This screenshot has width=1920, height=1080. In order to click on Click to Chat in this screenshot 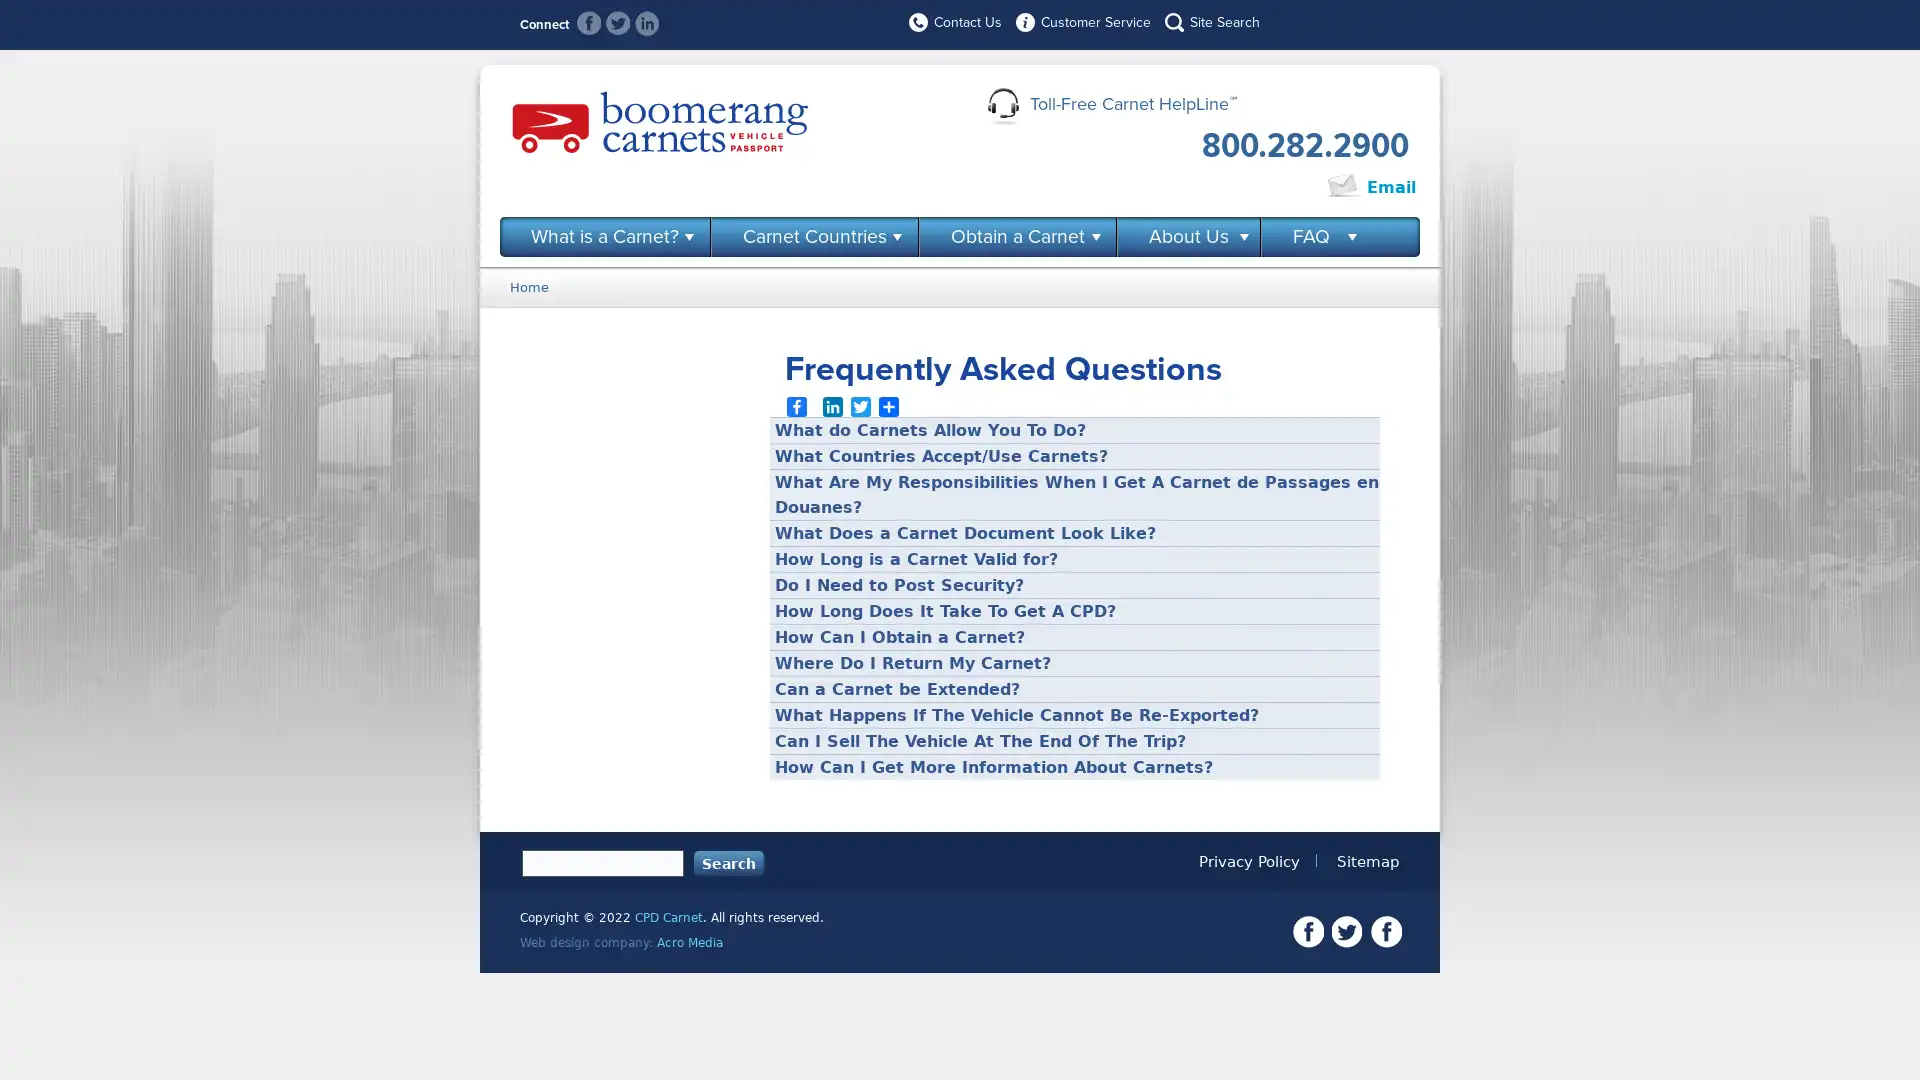, I will do `click(1256, 188)`.